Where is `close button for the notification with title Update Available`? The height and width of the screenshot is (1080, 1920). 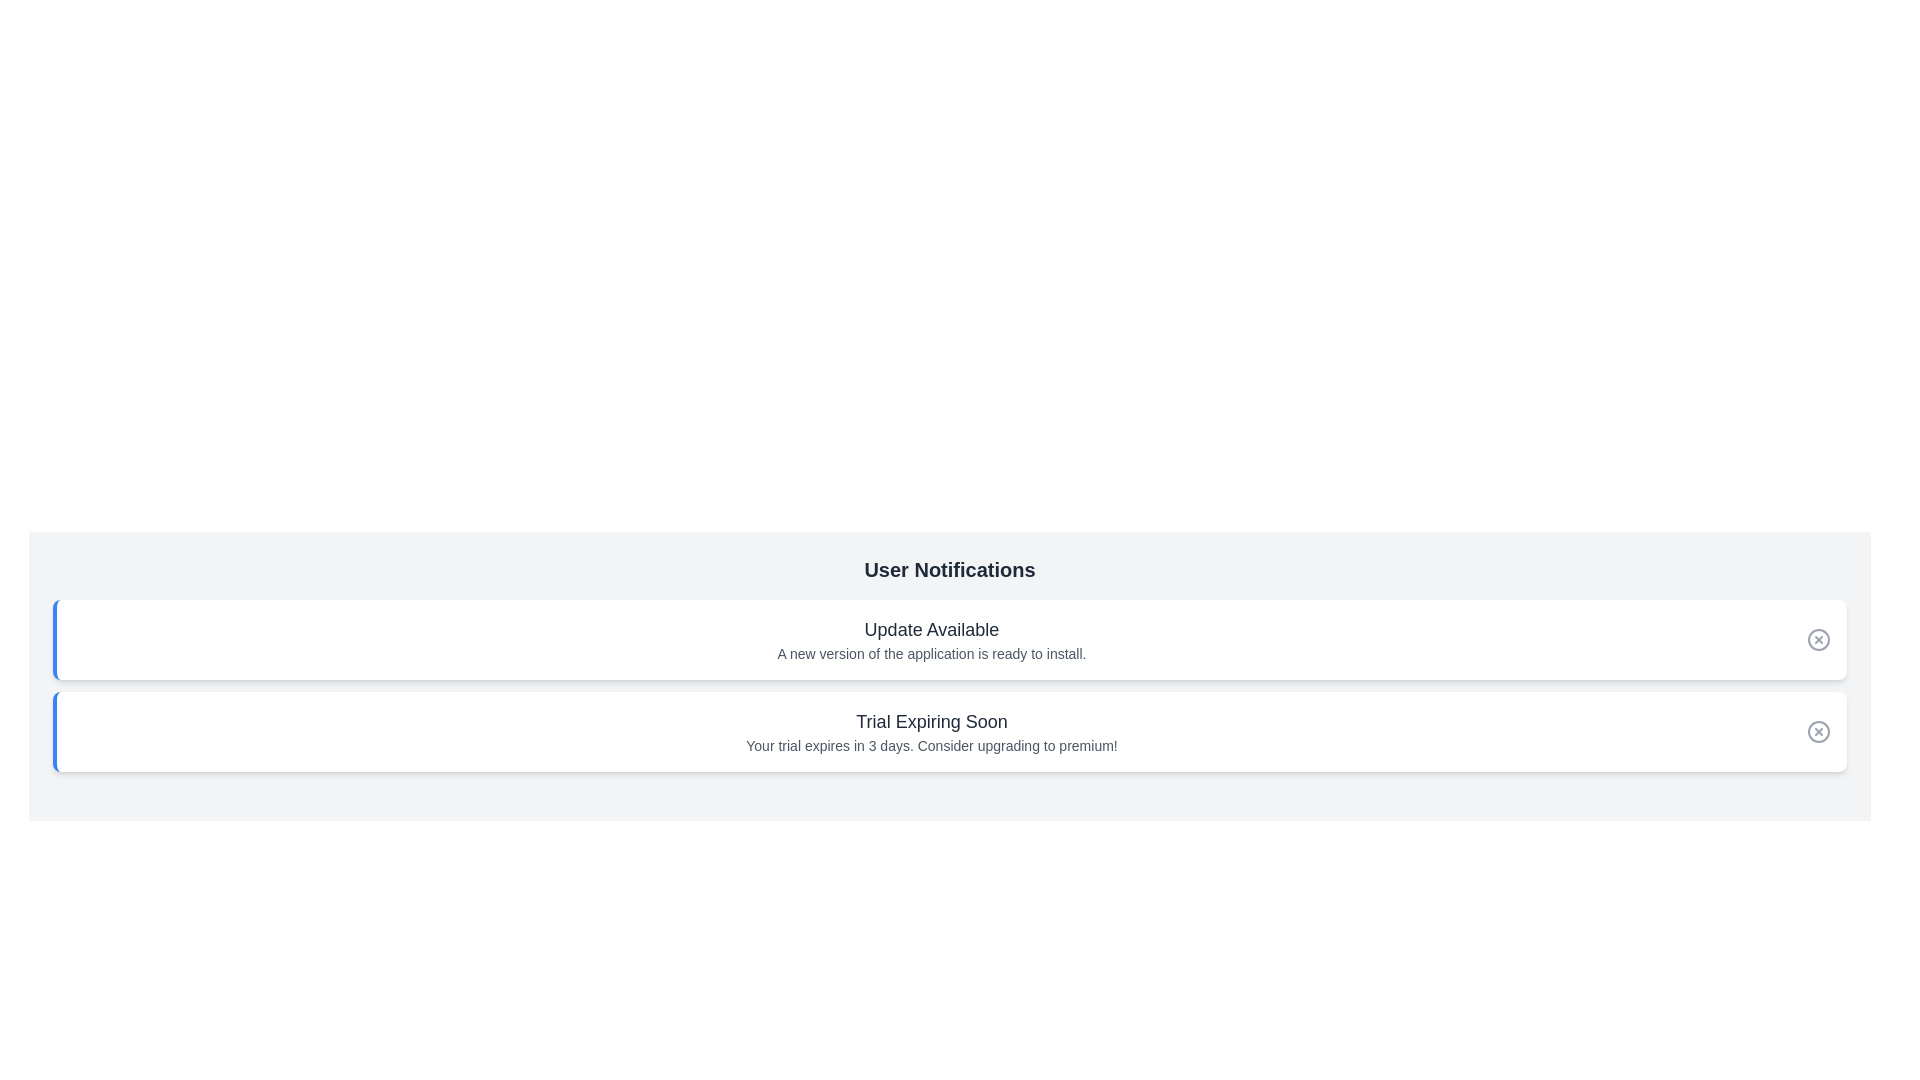
close button for the notification with title Update Available is located at coordinates (1819, 640).